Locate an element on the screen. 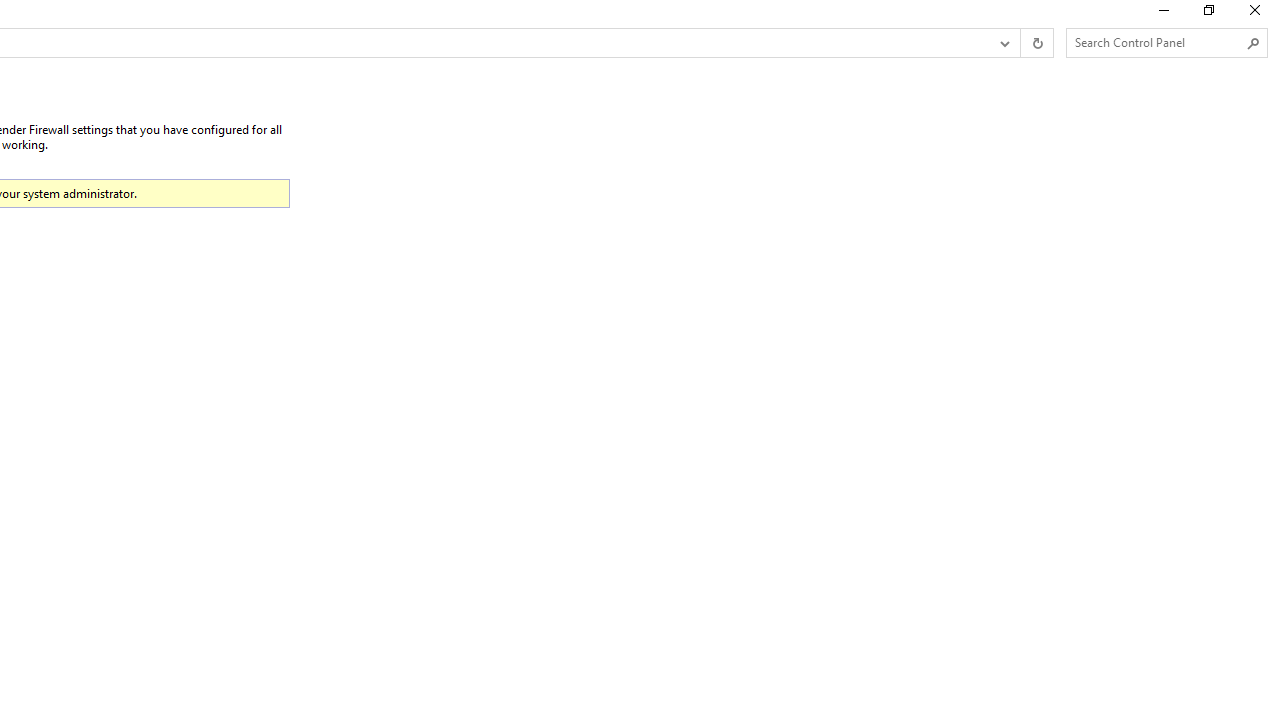 This screenshot has width=1280, height=720. 'Search Box' is located at coordinates (1157, 42).